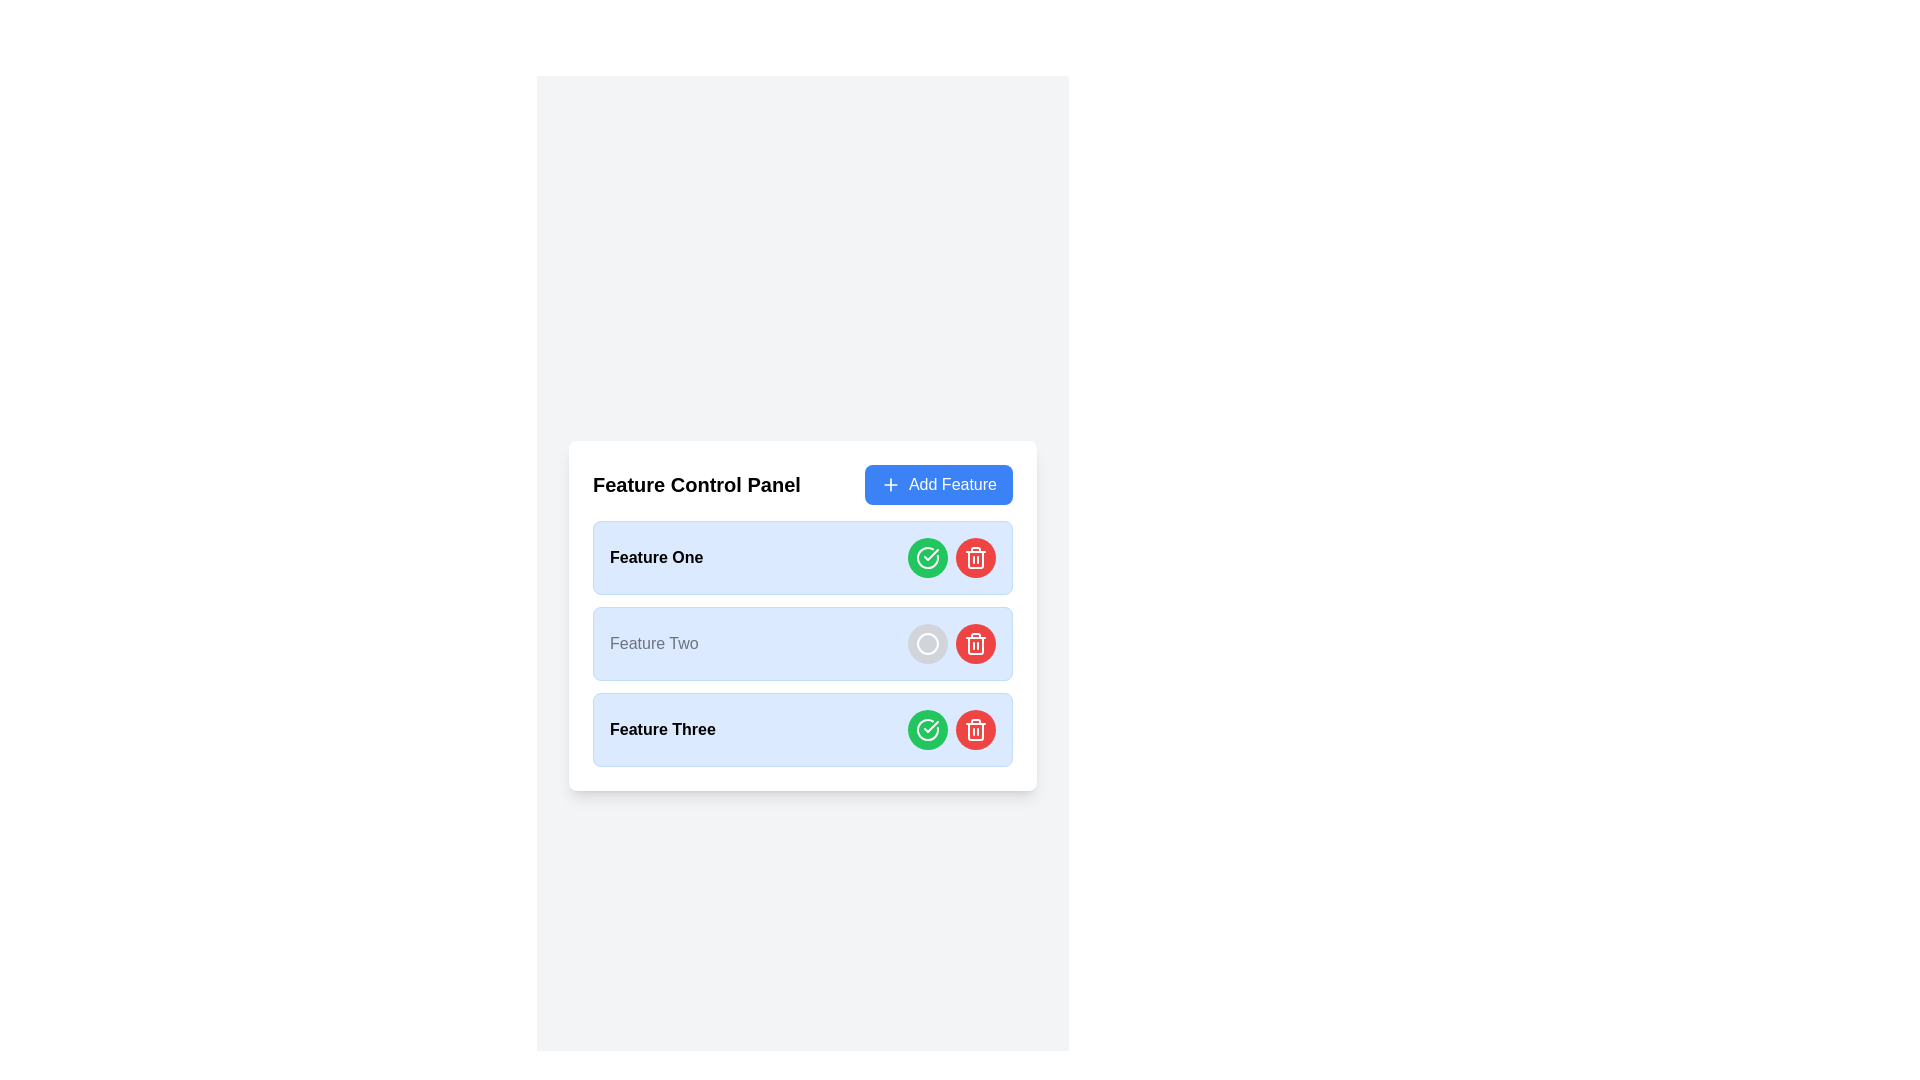 This screenshot has height=1080, width=1920. Describe the element at coordinates (926, 558) in the screenshot. I see `the Icon button located to the right of the 'Feature One' entry in the Feature Control Panel` at that location.